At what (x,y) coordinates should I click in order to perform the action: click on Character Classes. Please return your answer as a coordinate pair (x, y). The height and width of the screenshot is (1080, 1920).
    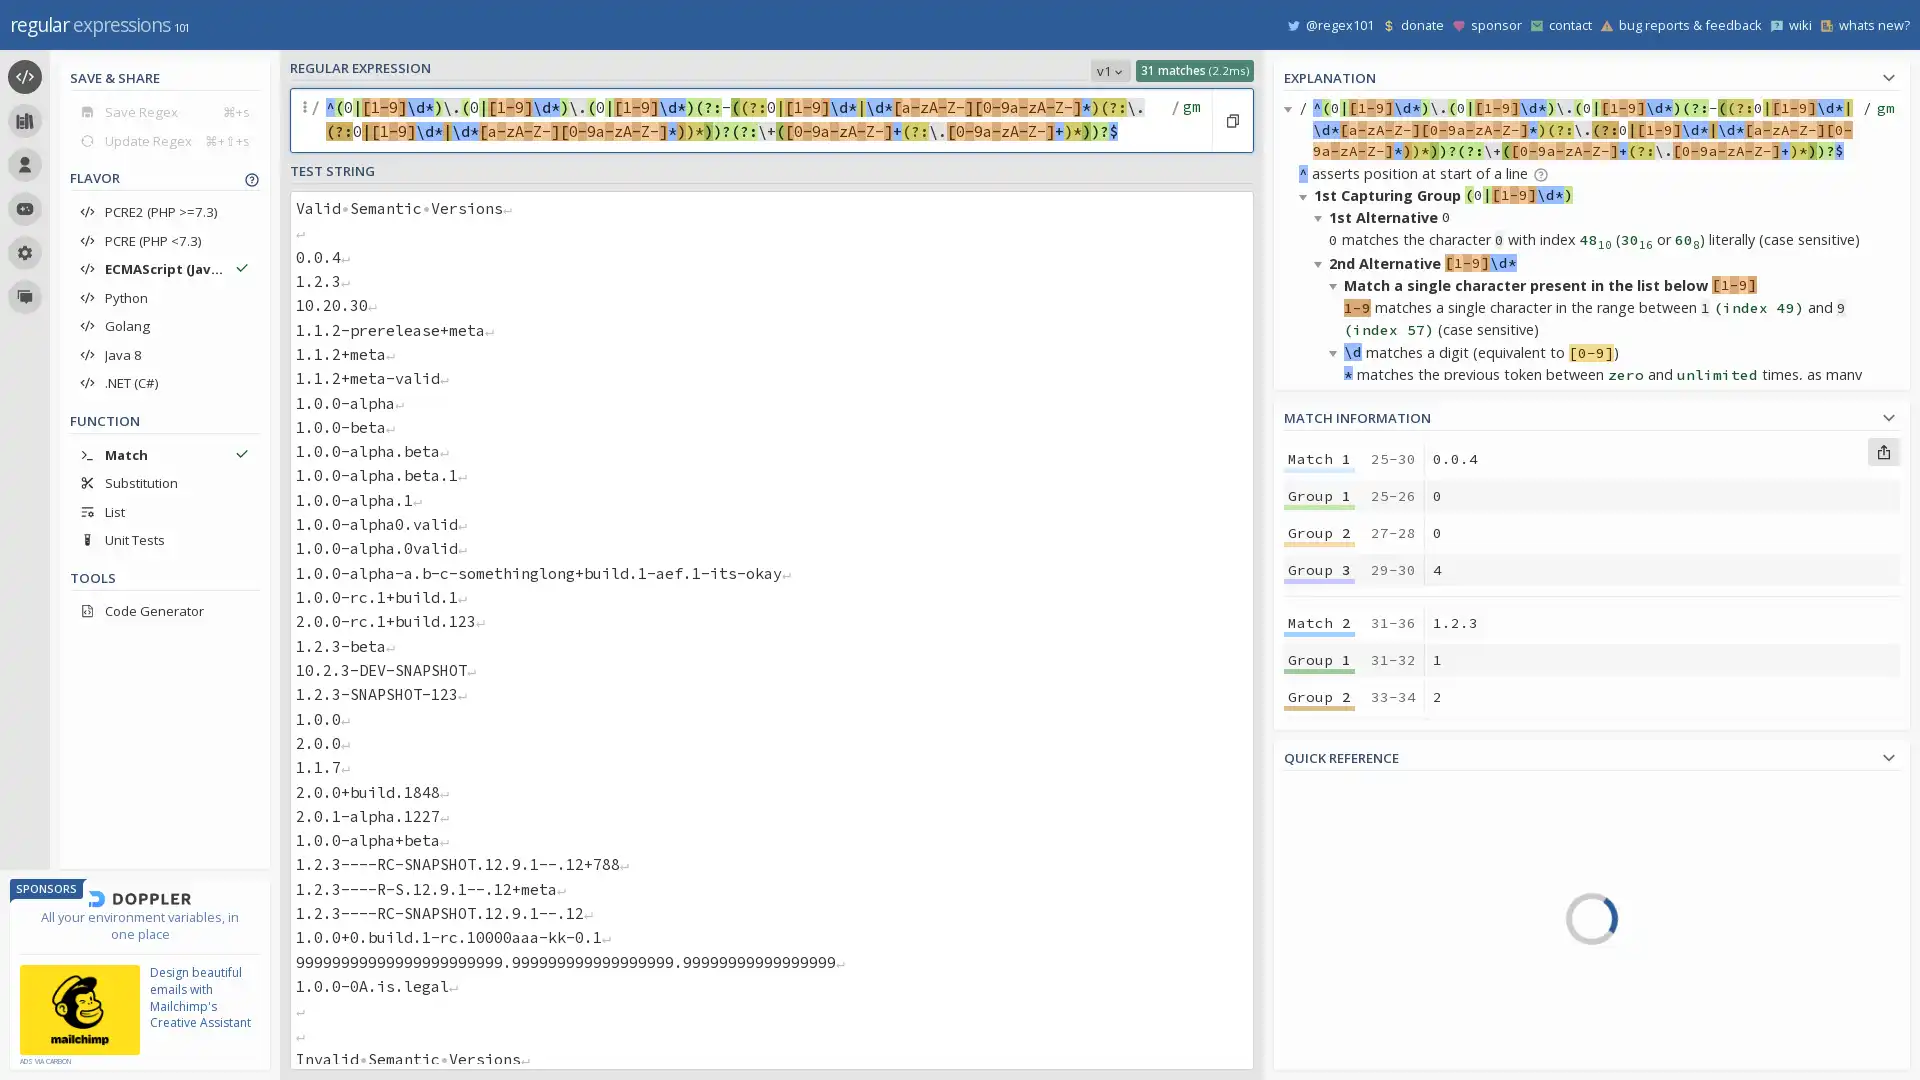
    Looking at the image, I should click on (1377, 1029).